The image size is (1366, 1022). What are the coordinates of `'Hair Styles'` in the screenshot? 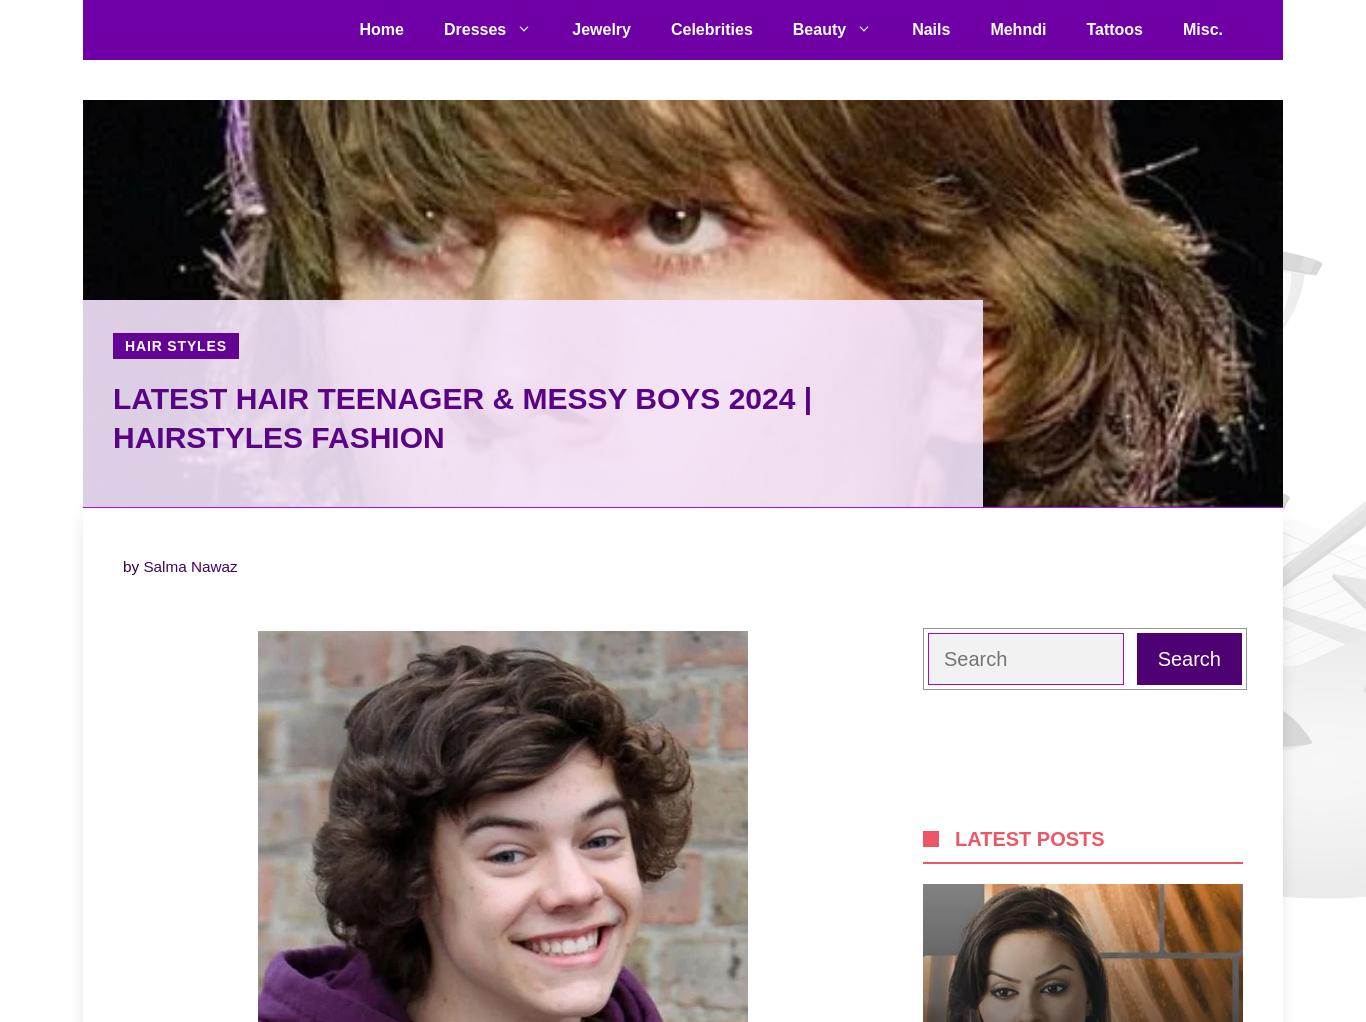 It's located at (174, 346).